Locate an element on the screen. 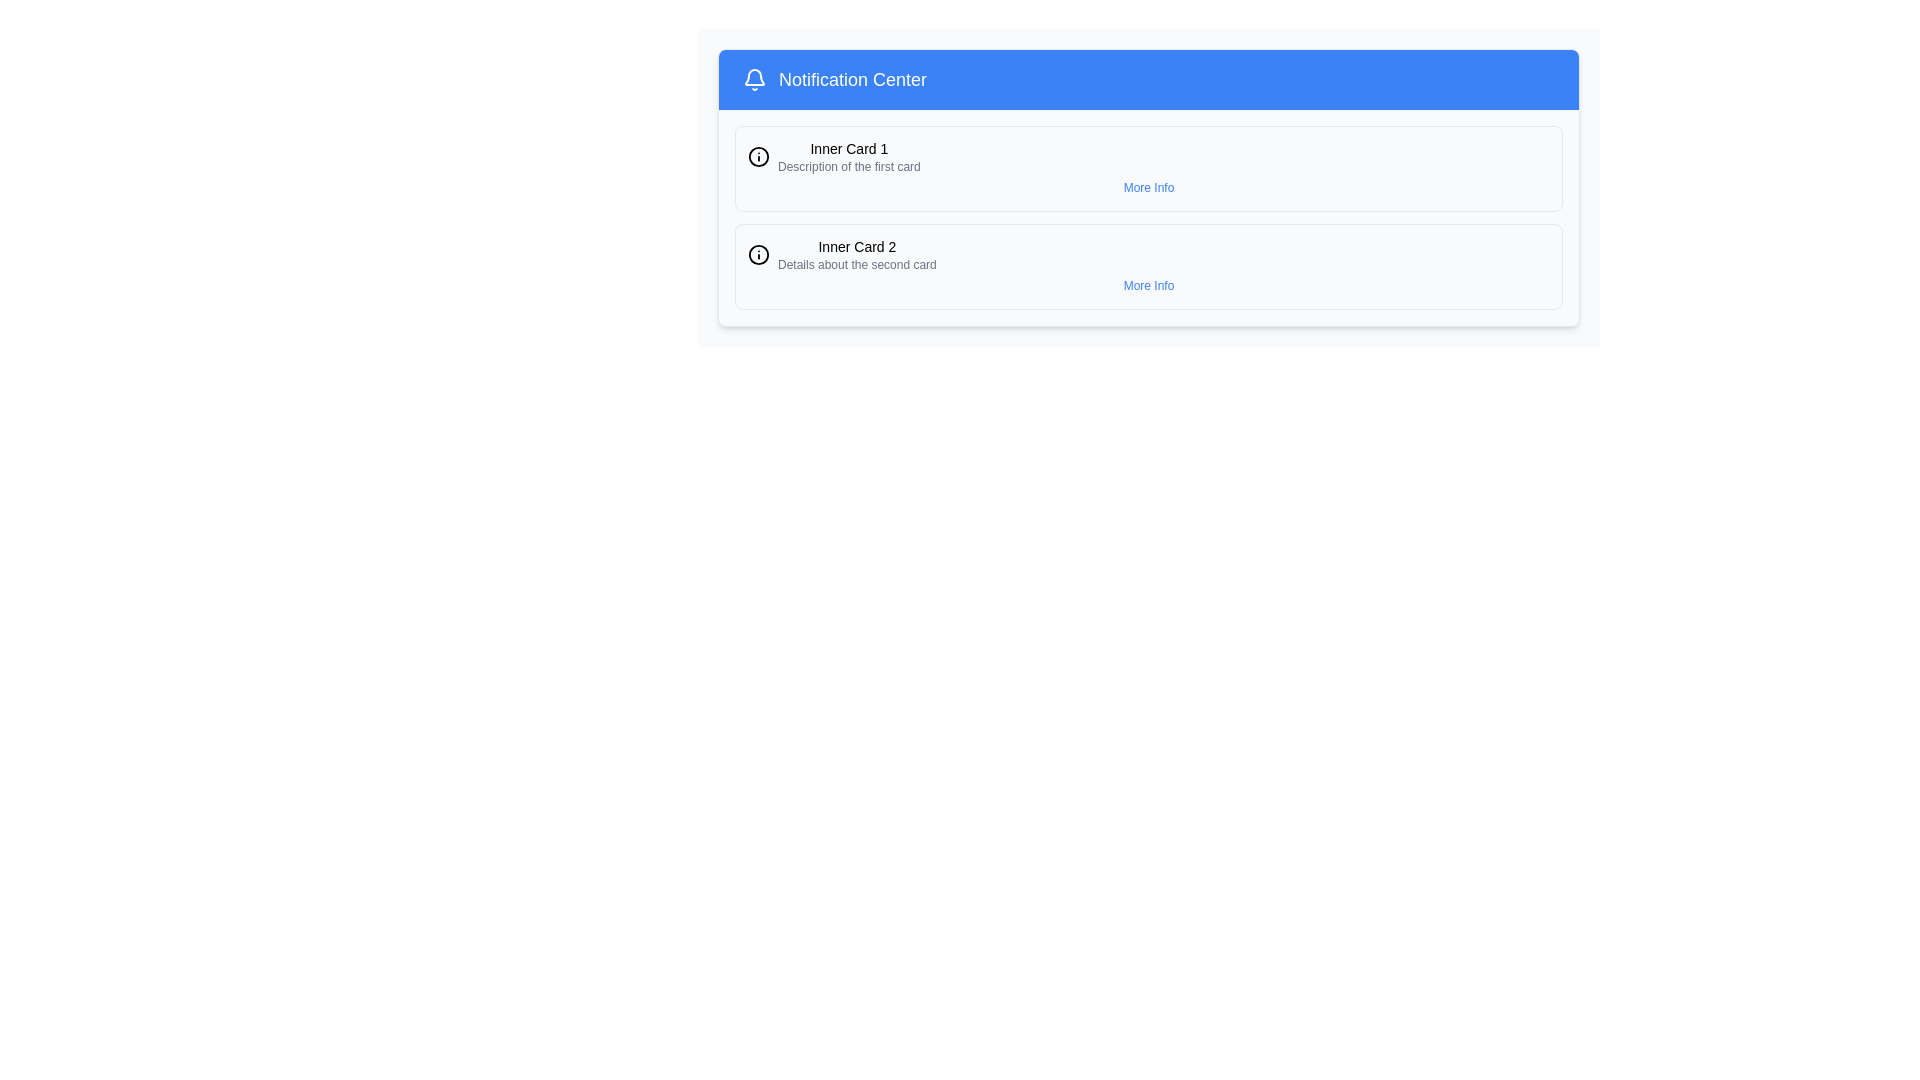 The height and width of the screenshot is (1080, 1920). the visual information represented by the Icon located at the leftmost side of 'Inner Card 1' in the Notification Center interface is located at coordinates (757, 156).